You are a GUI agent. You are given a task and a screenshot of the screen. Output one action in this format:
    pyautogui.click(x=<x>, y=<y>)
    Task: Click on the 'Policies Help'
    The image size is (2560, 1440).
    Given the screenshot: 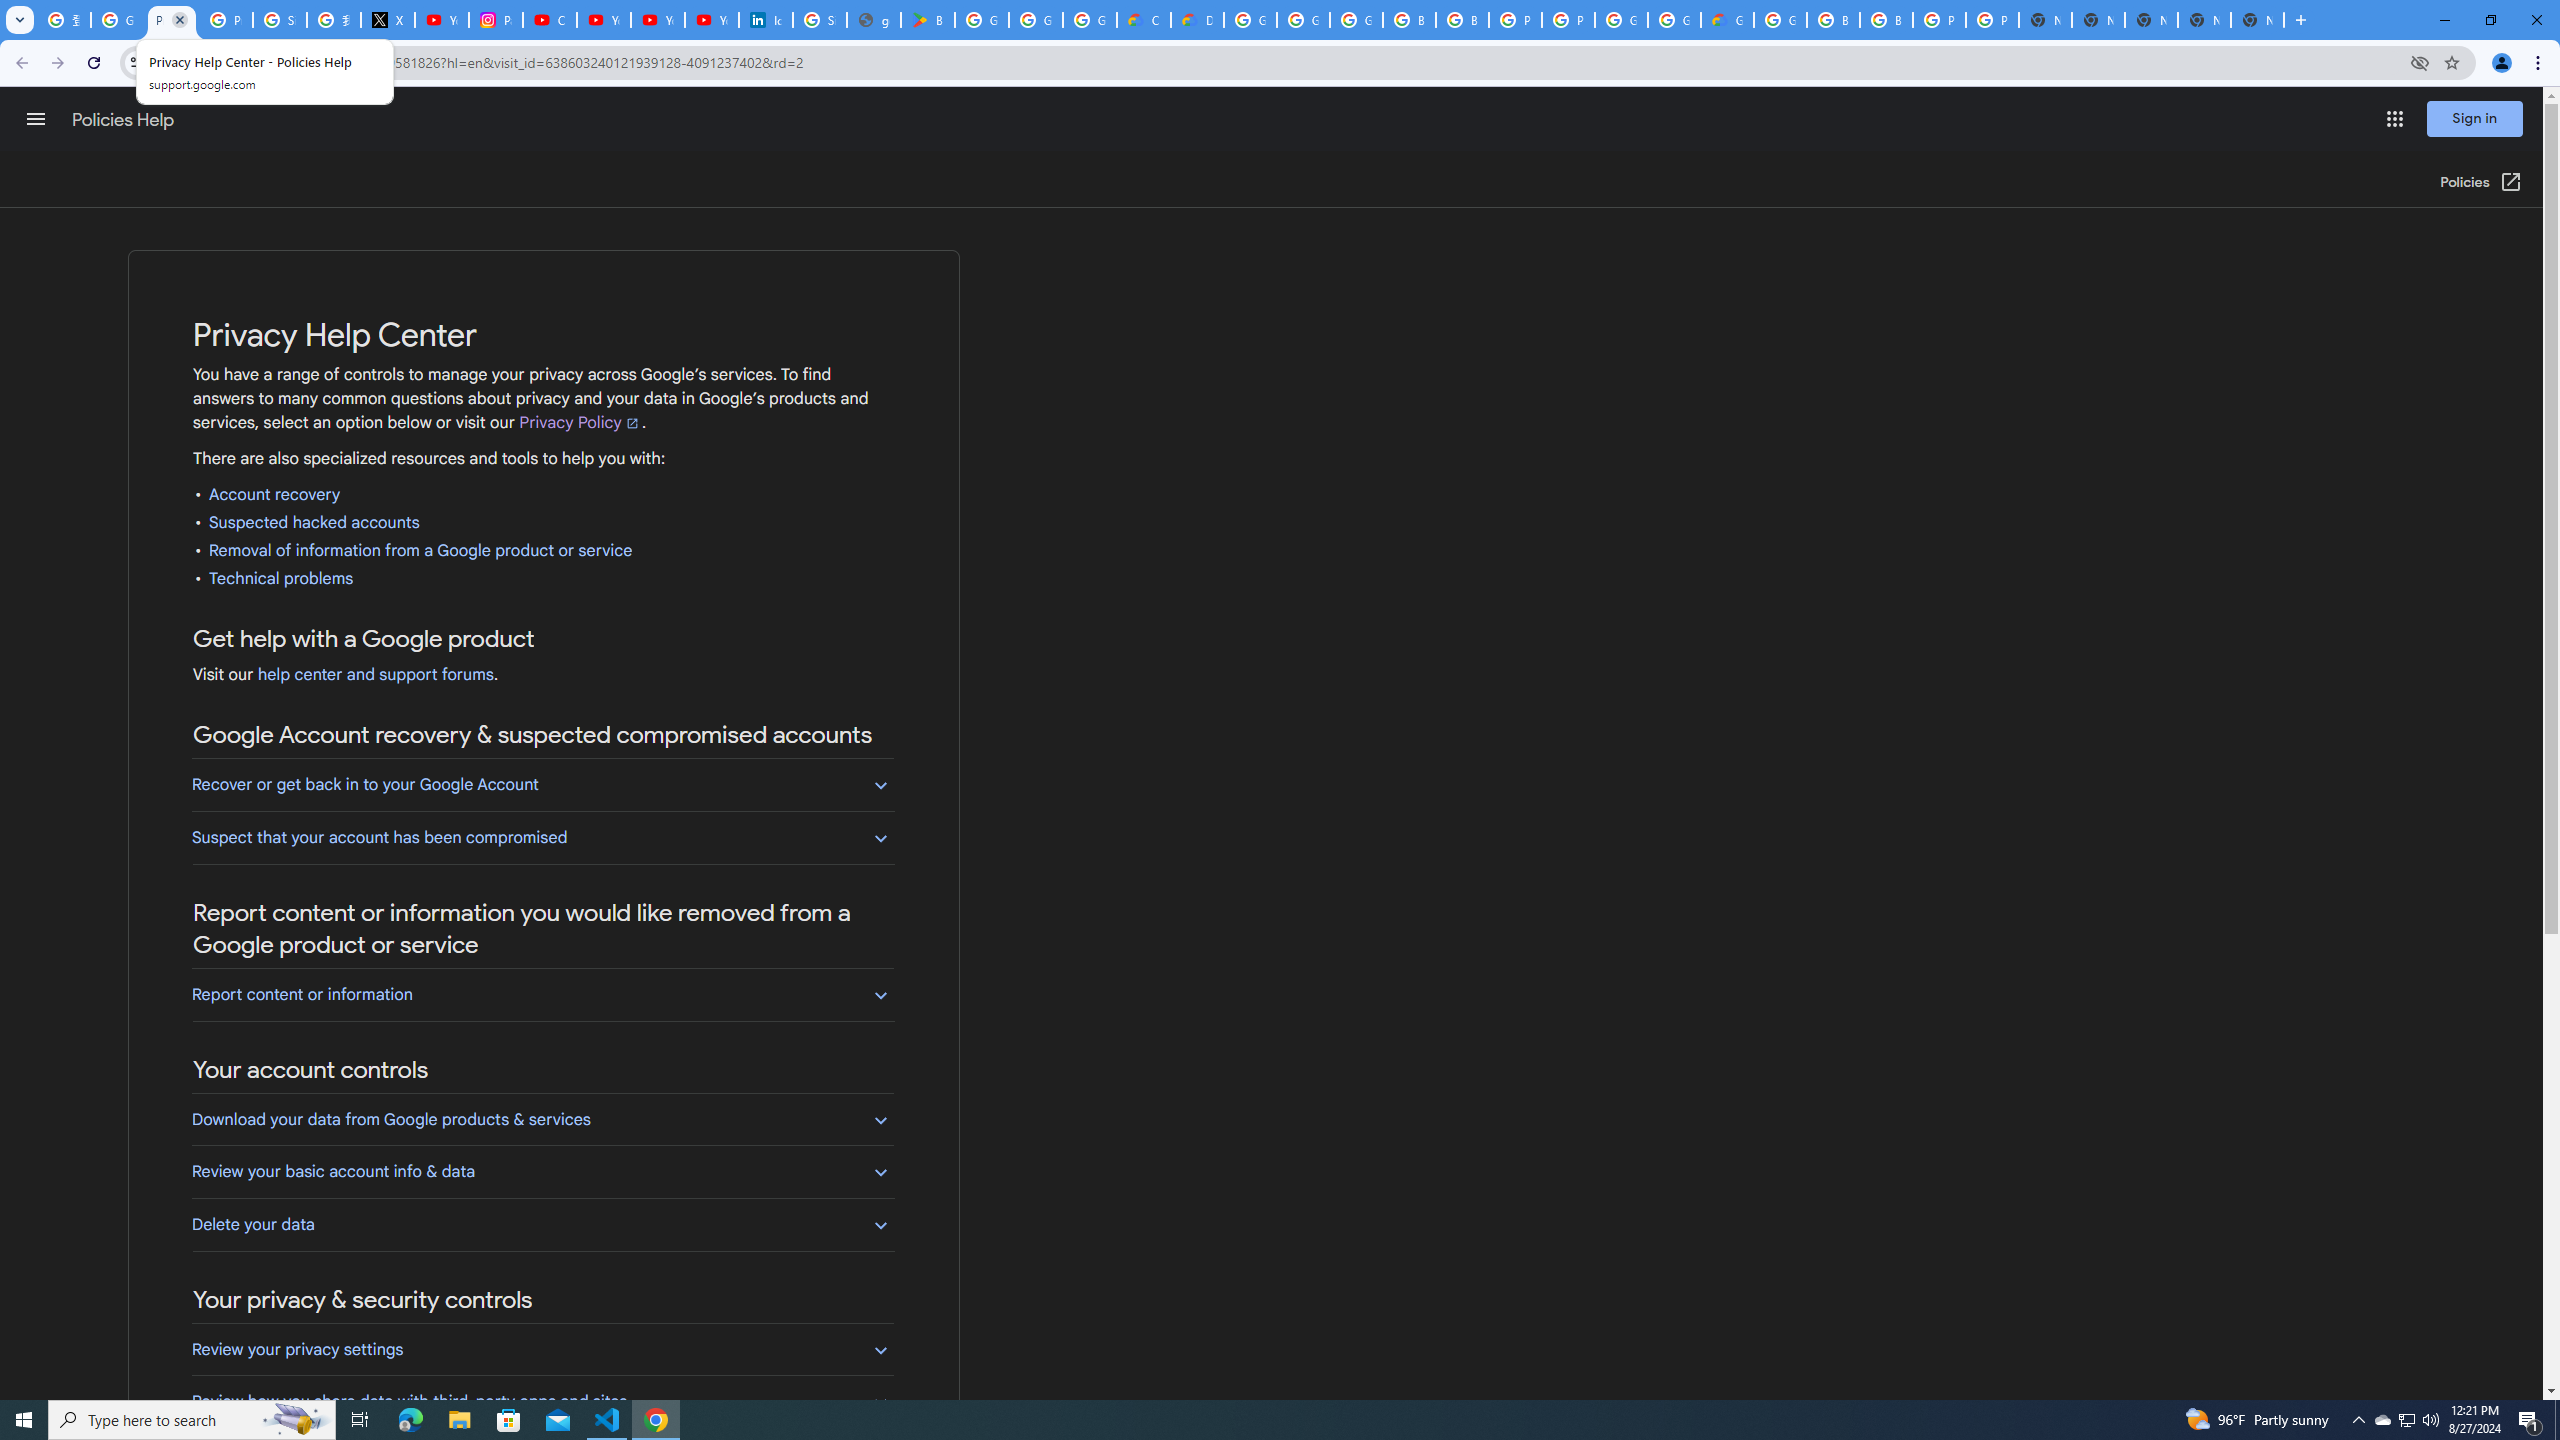 What is the action you would take?
    pyautogui.click(x=125, y=119)
    